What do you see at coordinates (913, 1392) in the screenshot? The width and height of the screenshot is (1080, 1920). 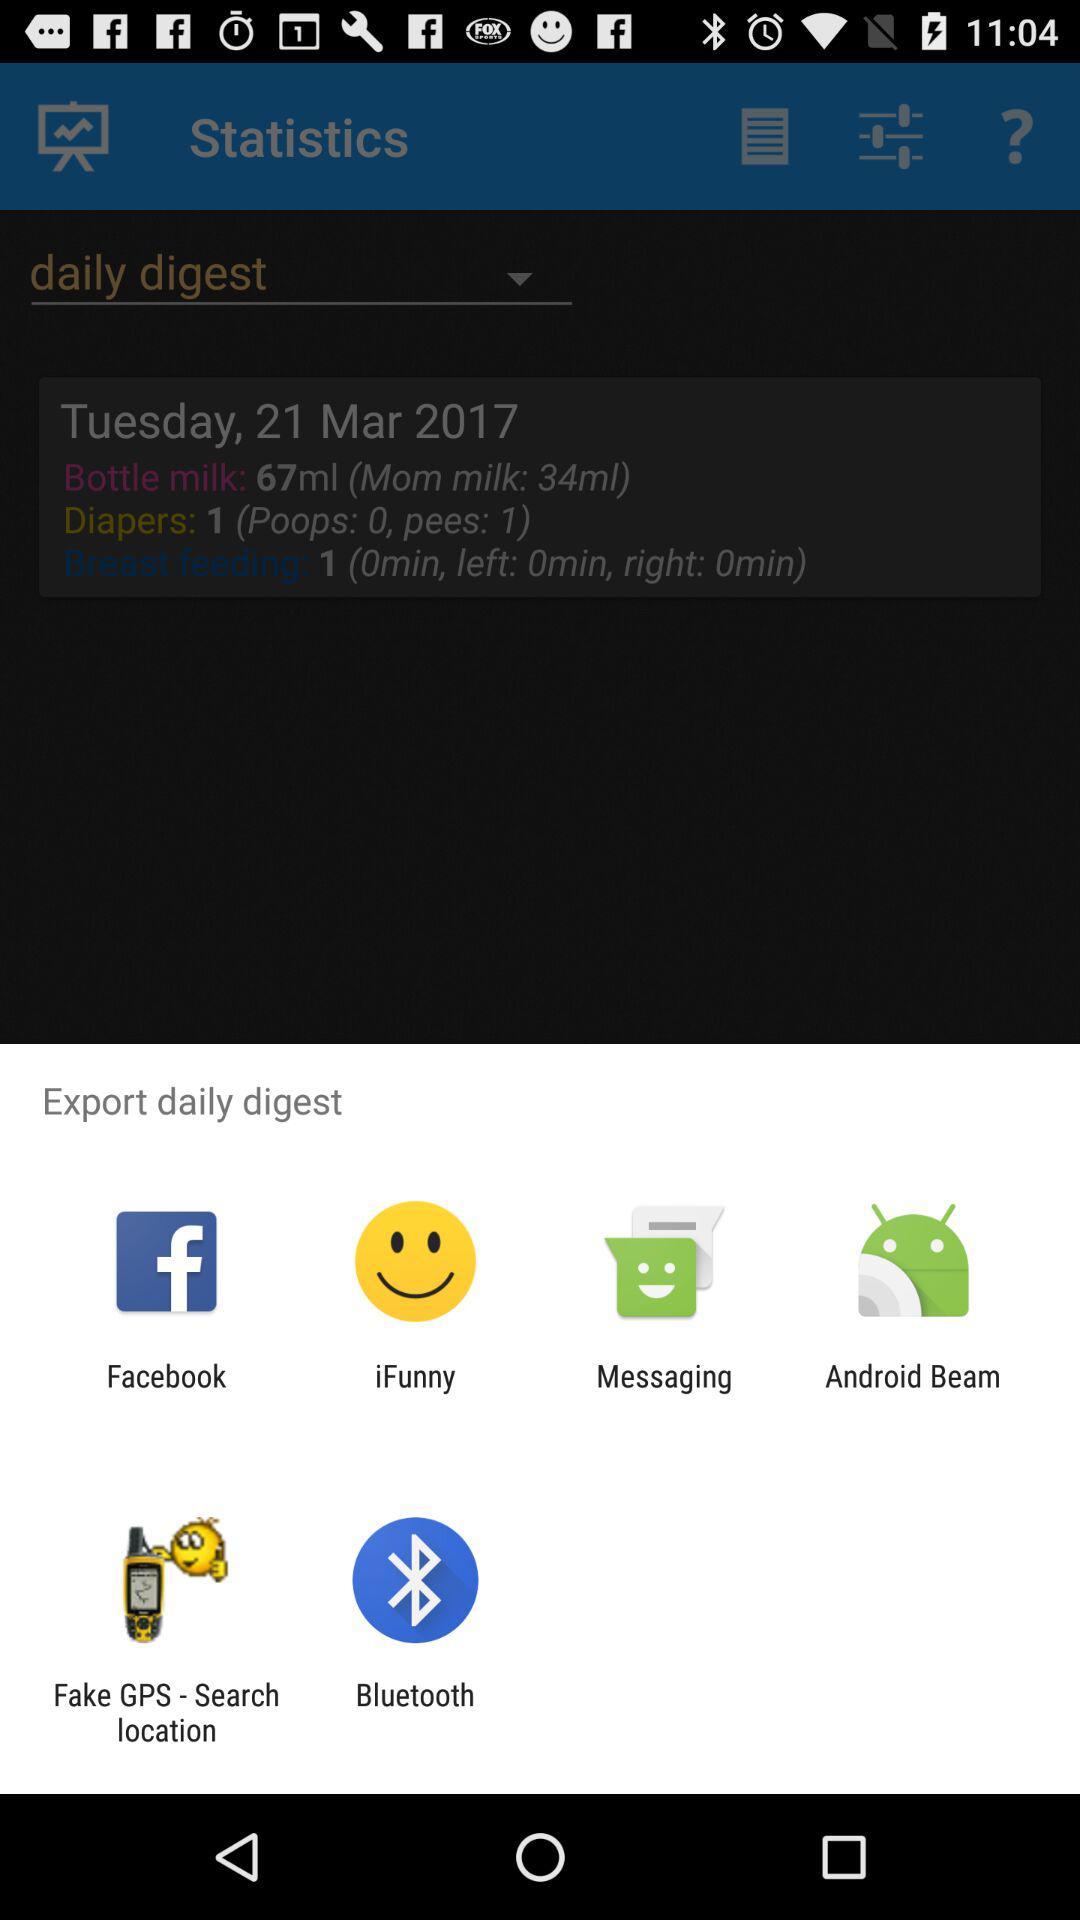 I see `android beam item` at bounding box center [913, 1392].